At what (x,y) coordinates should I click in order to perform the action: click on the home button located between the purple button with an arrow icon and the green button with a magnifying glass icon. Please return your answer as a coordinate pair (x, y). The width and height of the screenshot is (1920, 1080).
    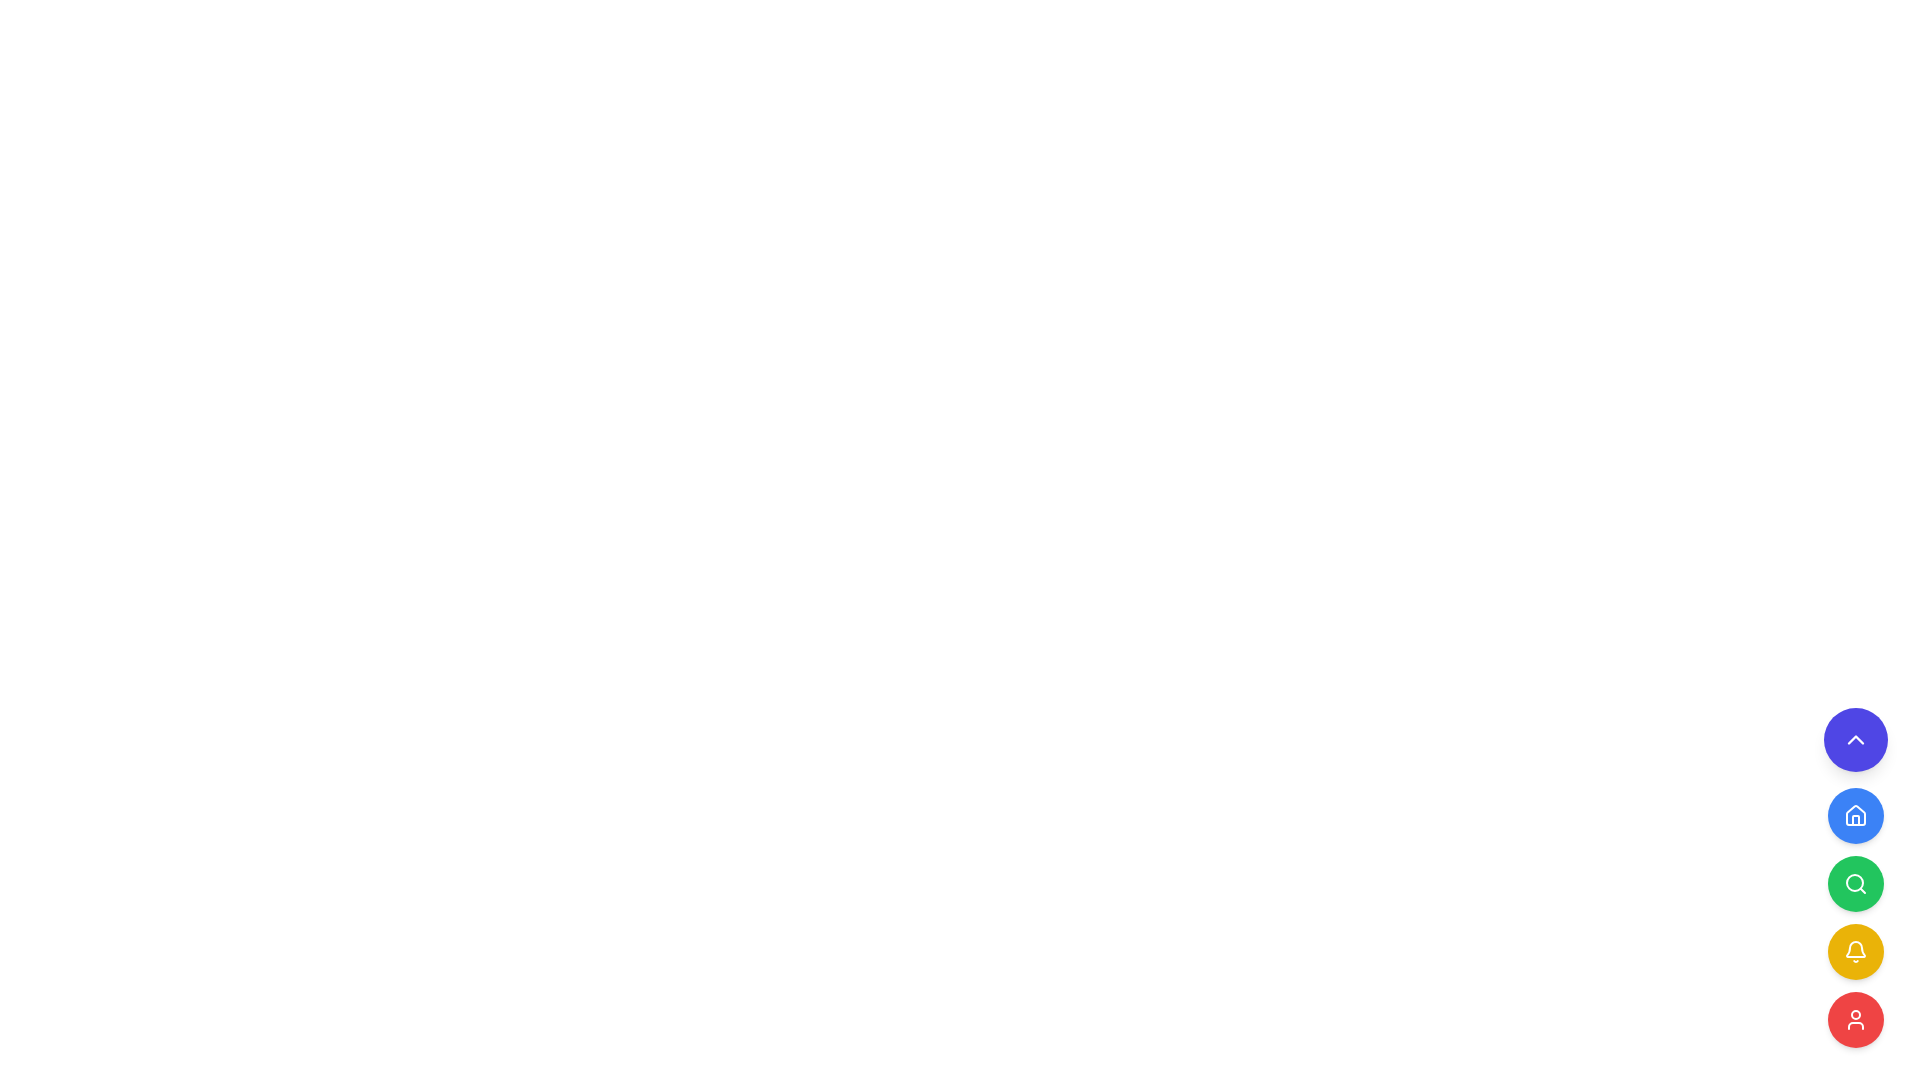
    Looking at the image, I should click on (1855, 816).